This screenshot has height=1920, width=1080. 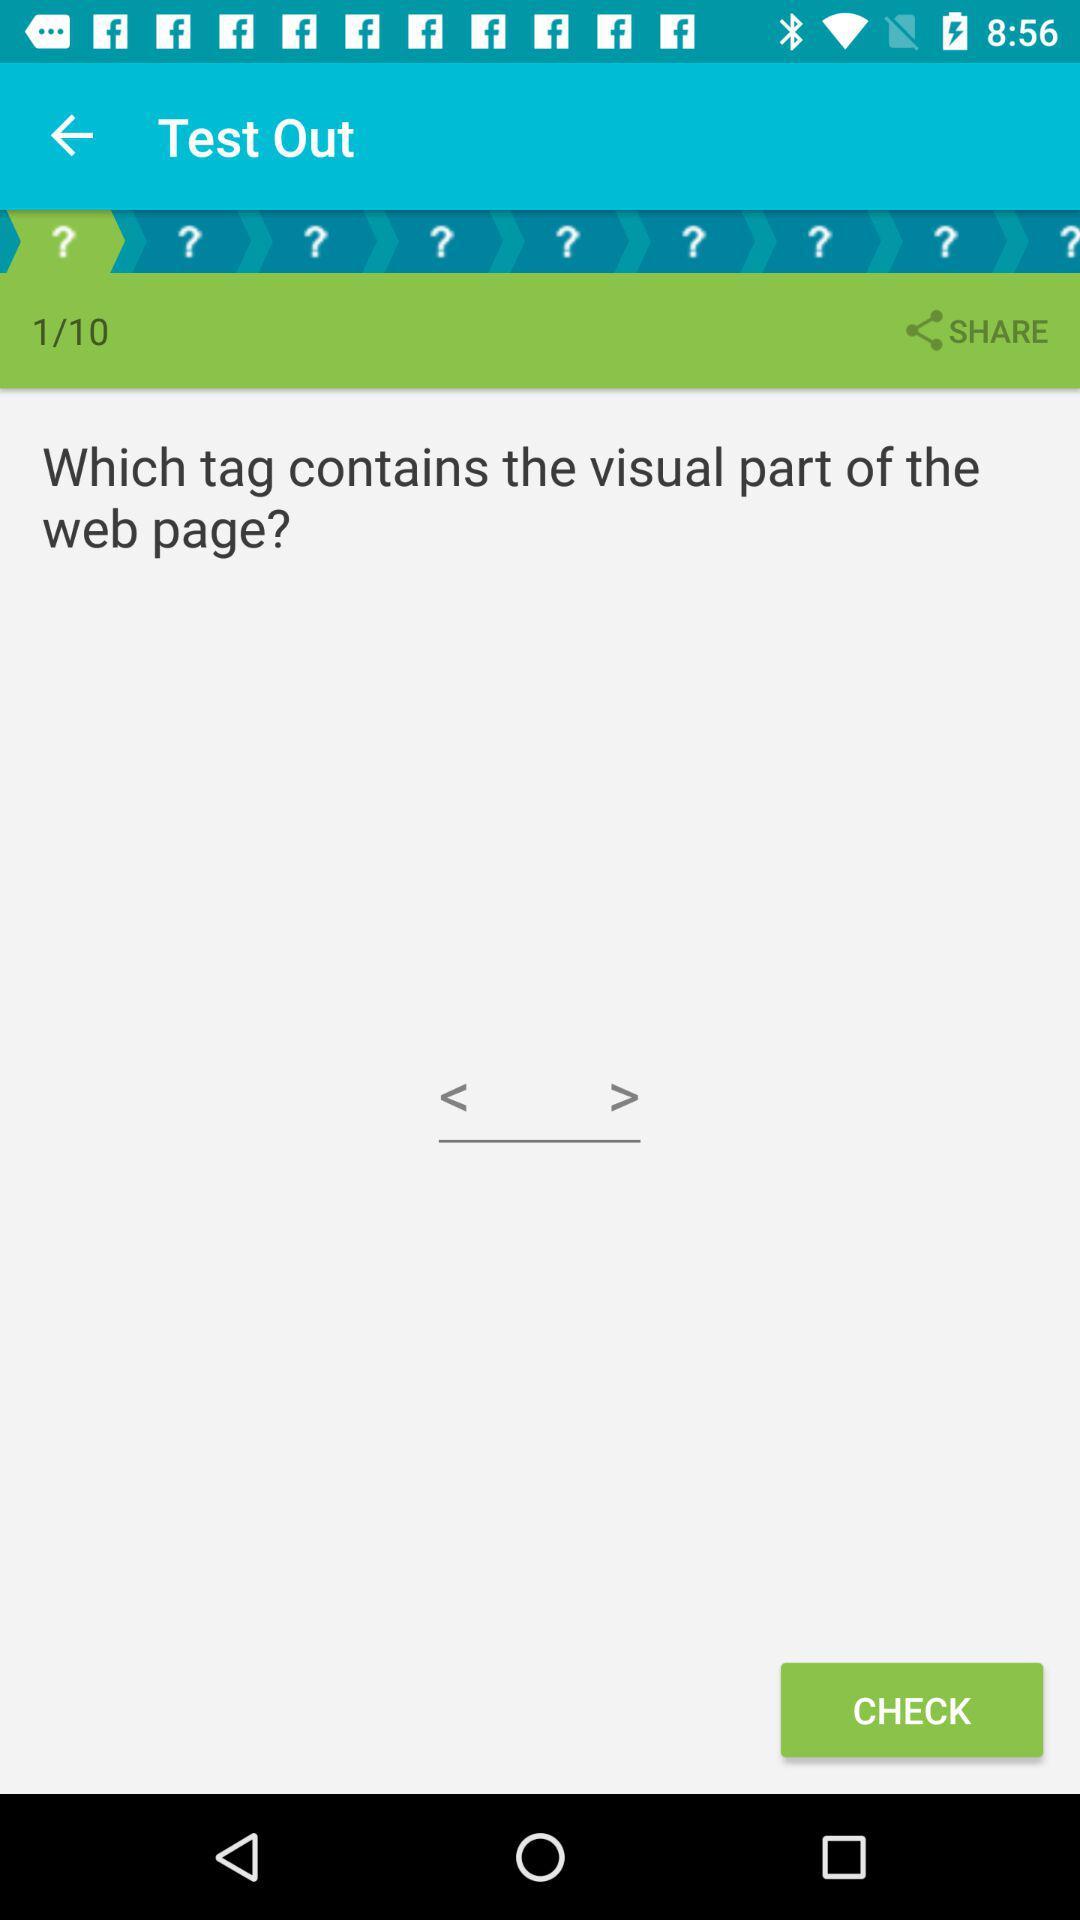 What do you see at coordinates (1043, 240) in the screenshot?
I see `9th question mark which is at right side of the page` at bounding box center [1043, 240].